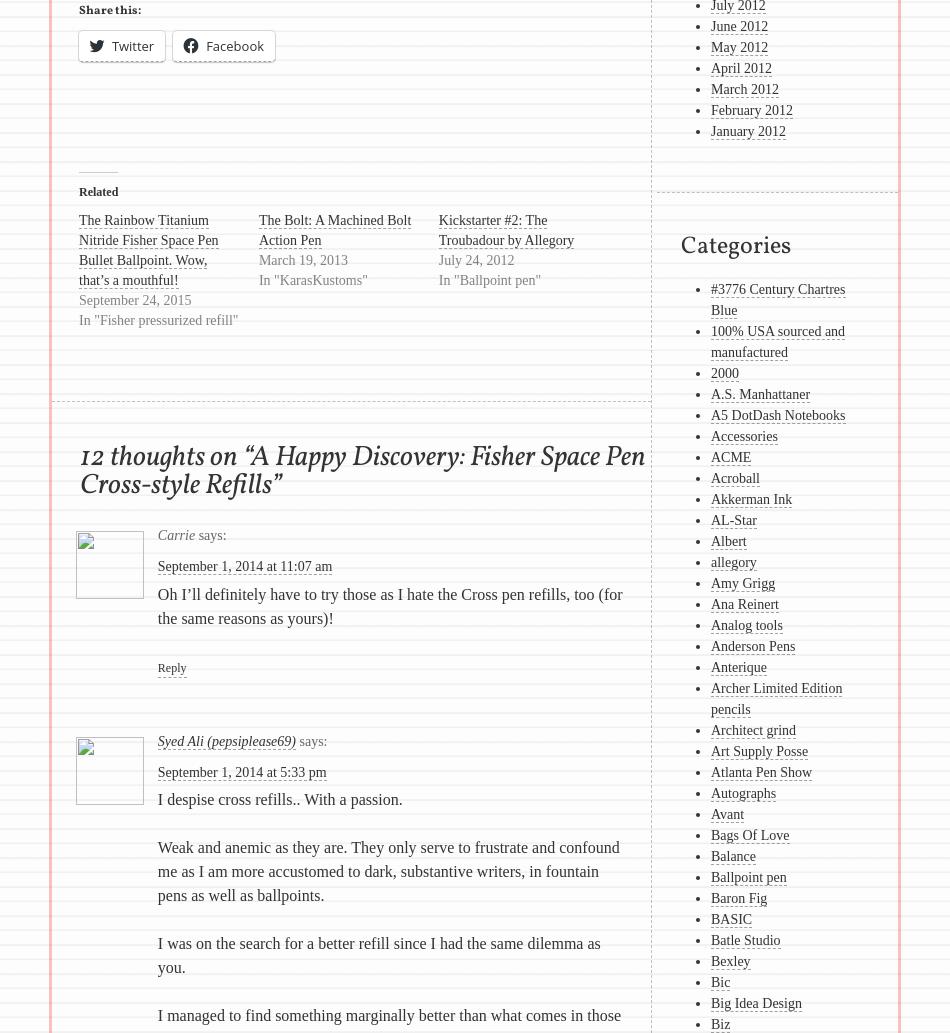 The height and width of the screenshot is (1033, 950). What do you see at coordinates (710, 939) in the screenshot?
I see `'Batle Studio'` at bounding box center [710, 939].